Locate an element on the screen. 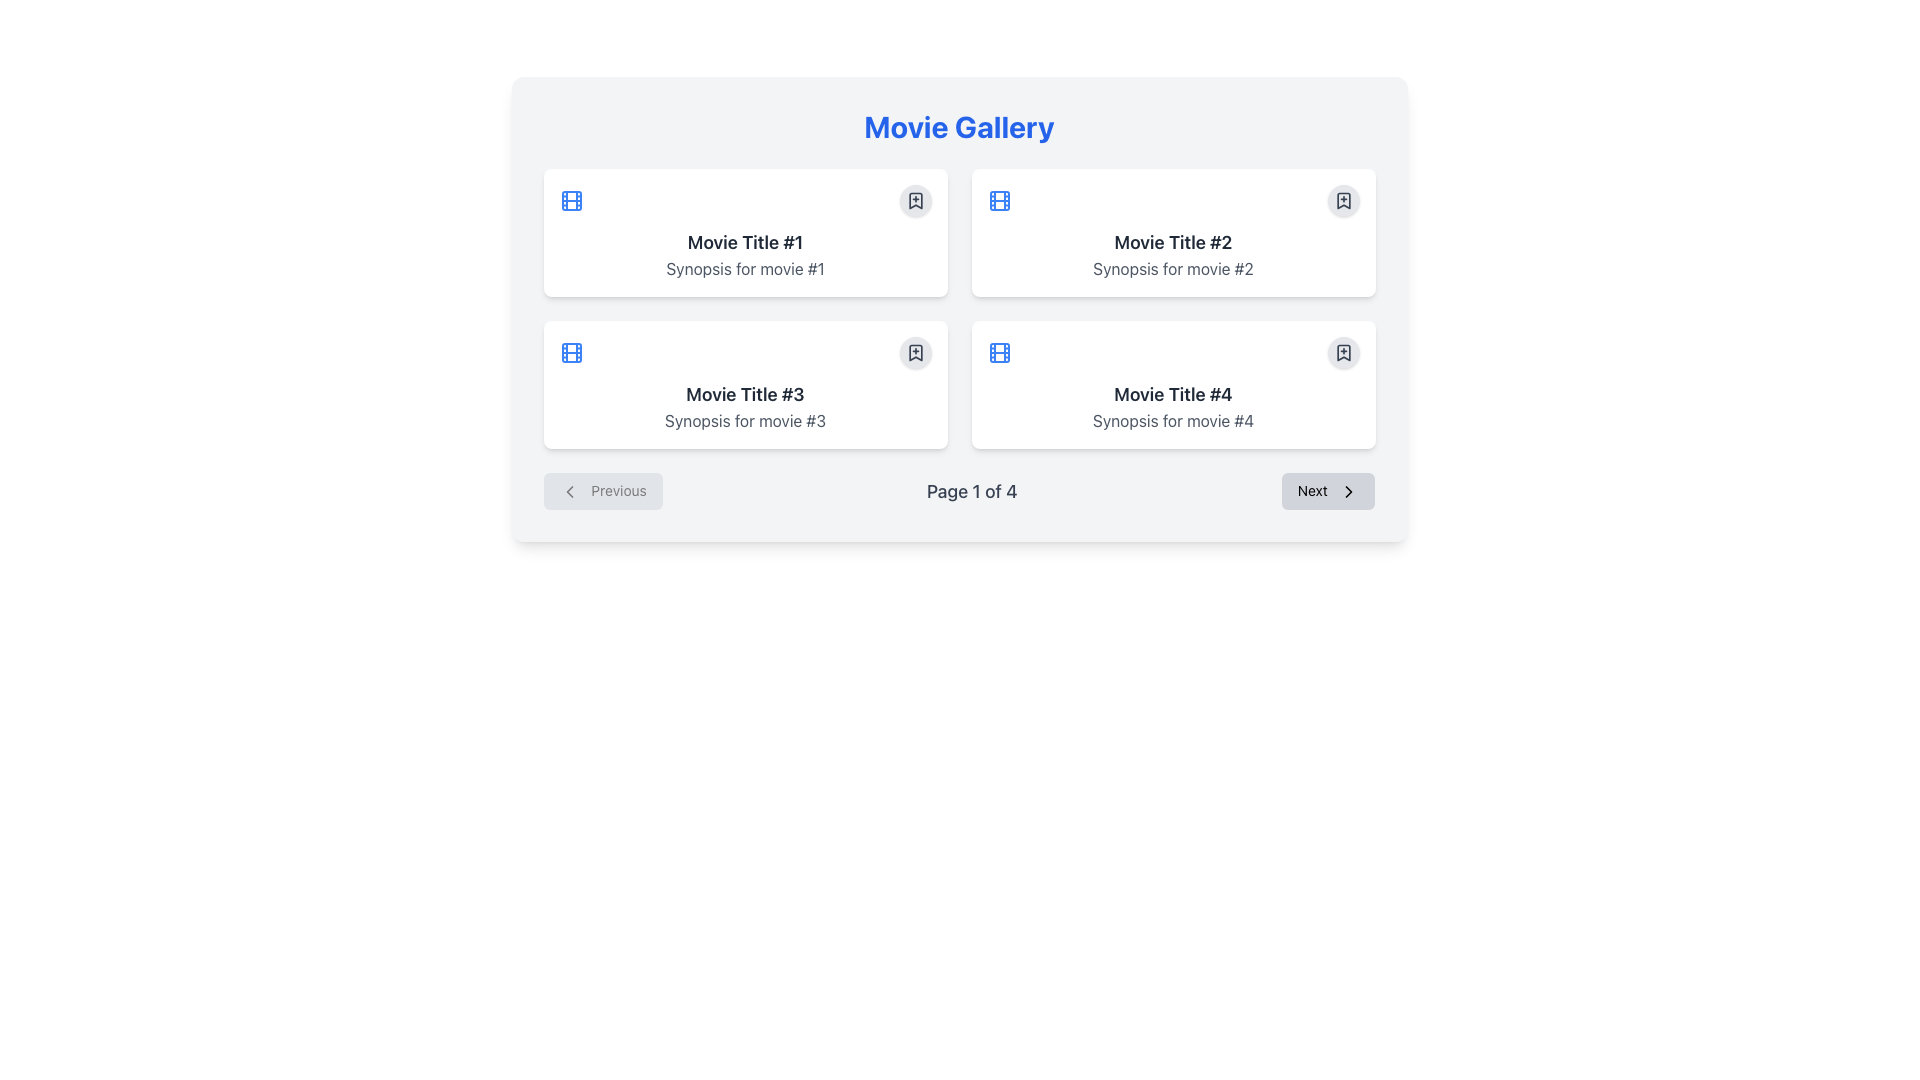 The width and height of the screenshot is (1920, 1080). text value of the Text Label displaying 'Movie Title #3' located in the bottom-left card of a 2x2 grid layout is located at coordinates (744, 394).